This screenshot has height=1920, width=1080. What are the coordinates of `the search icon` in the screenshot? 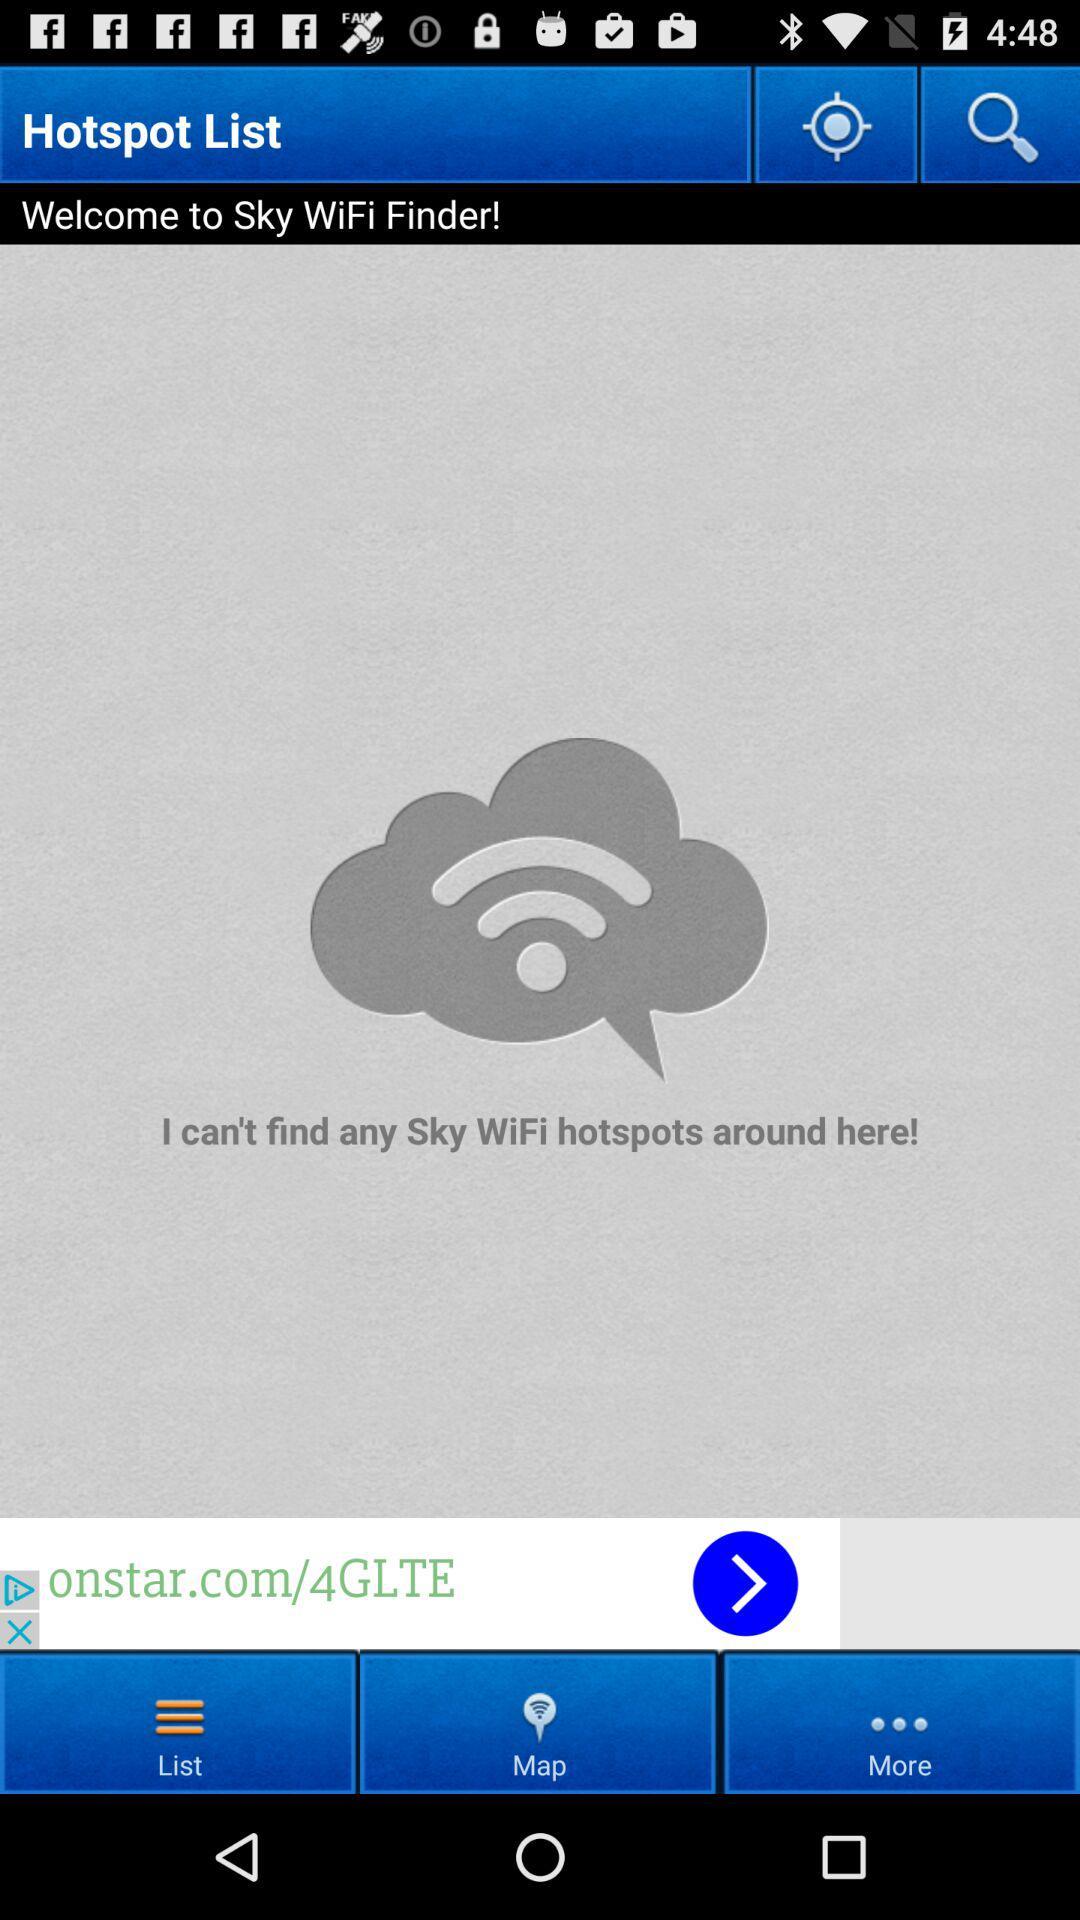 It's located at (998, 133).